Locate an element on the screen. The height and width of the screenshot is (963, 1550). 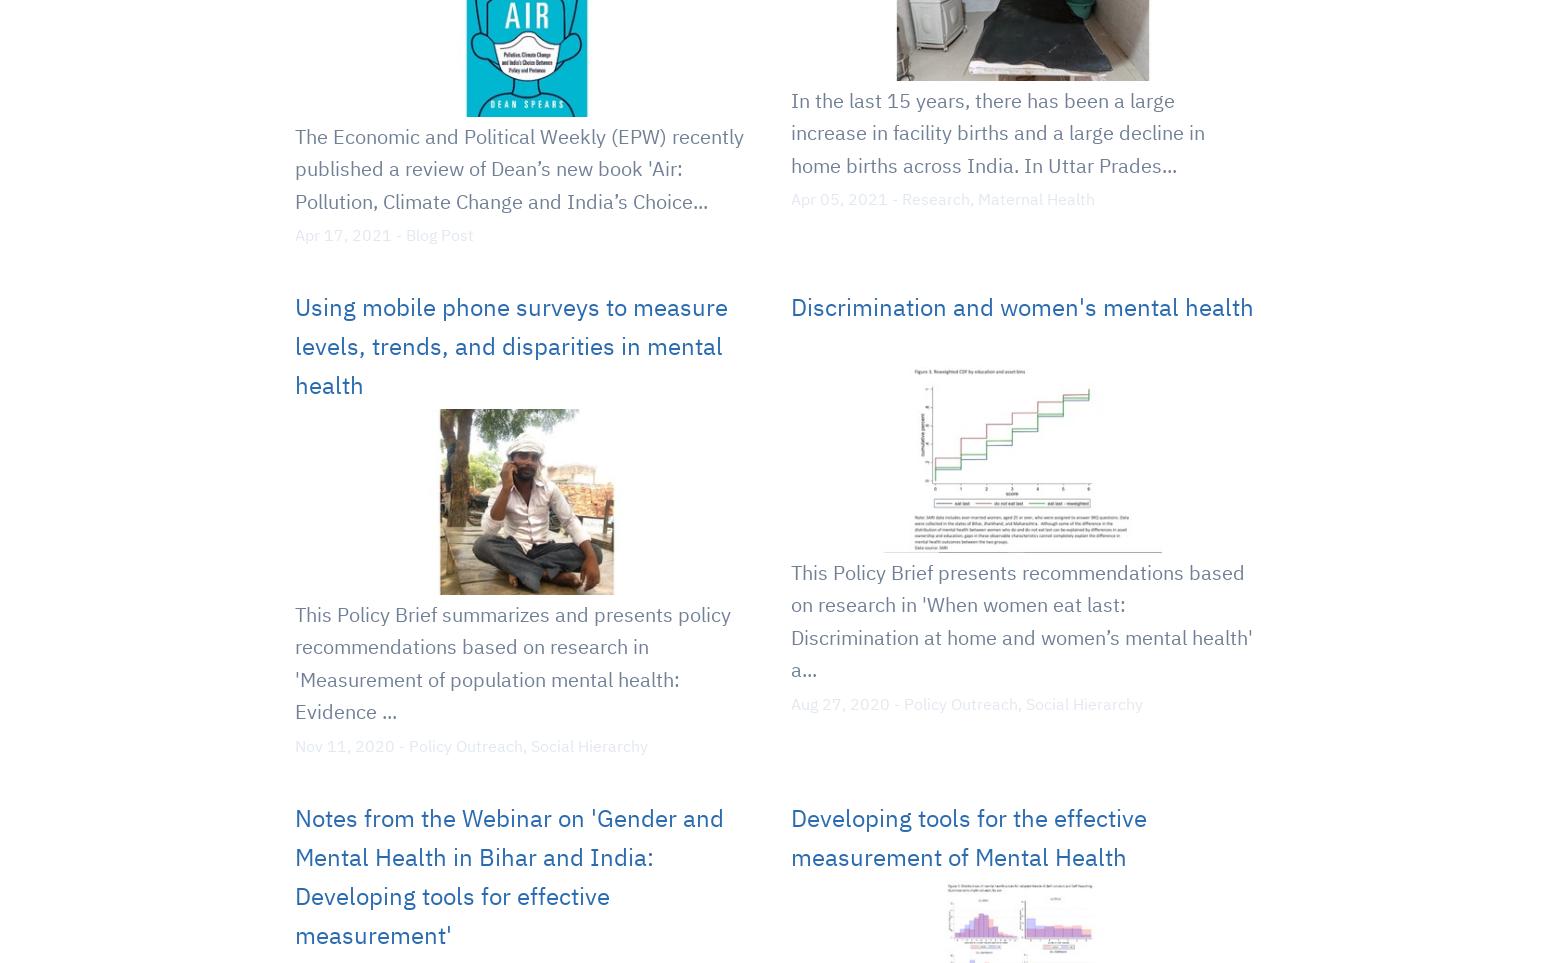
'Using mobile phone surveys to measure levels, trends, and disparities in mental health' is located at coordinates (294, 346).